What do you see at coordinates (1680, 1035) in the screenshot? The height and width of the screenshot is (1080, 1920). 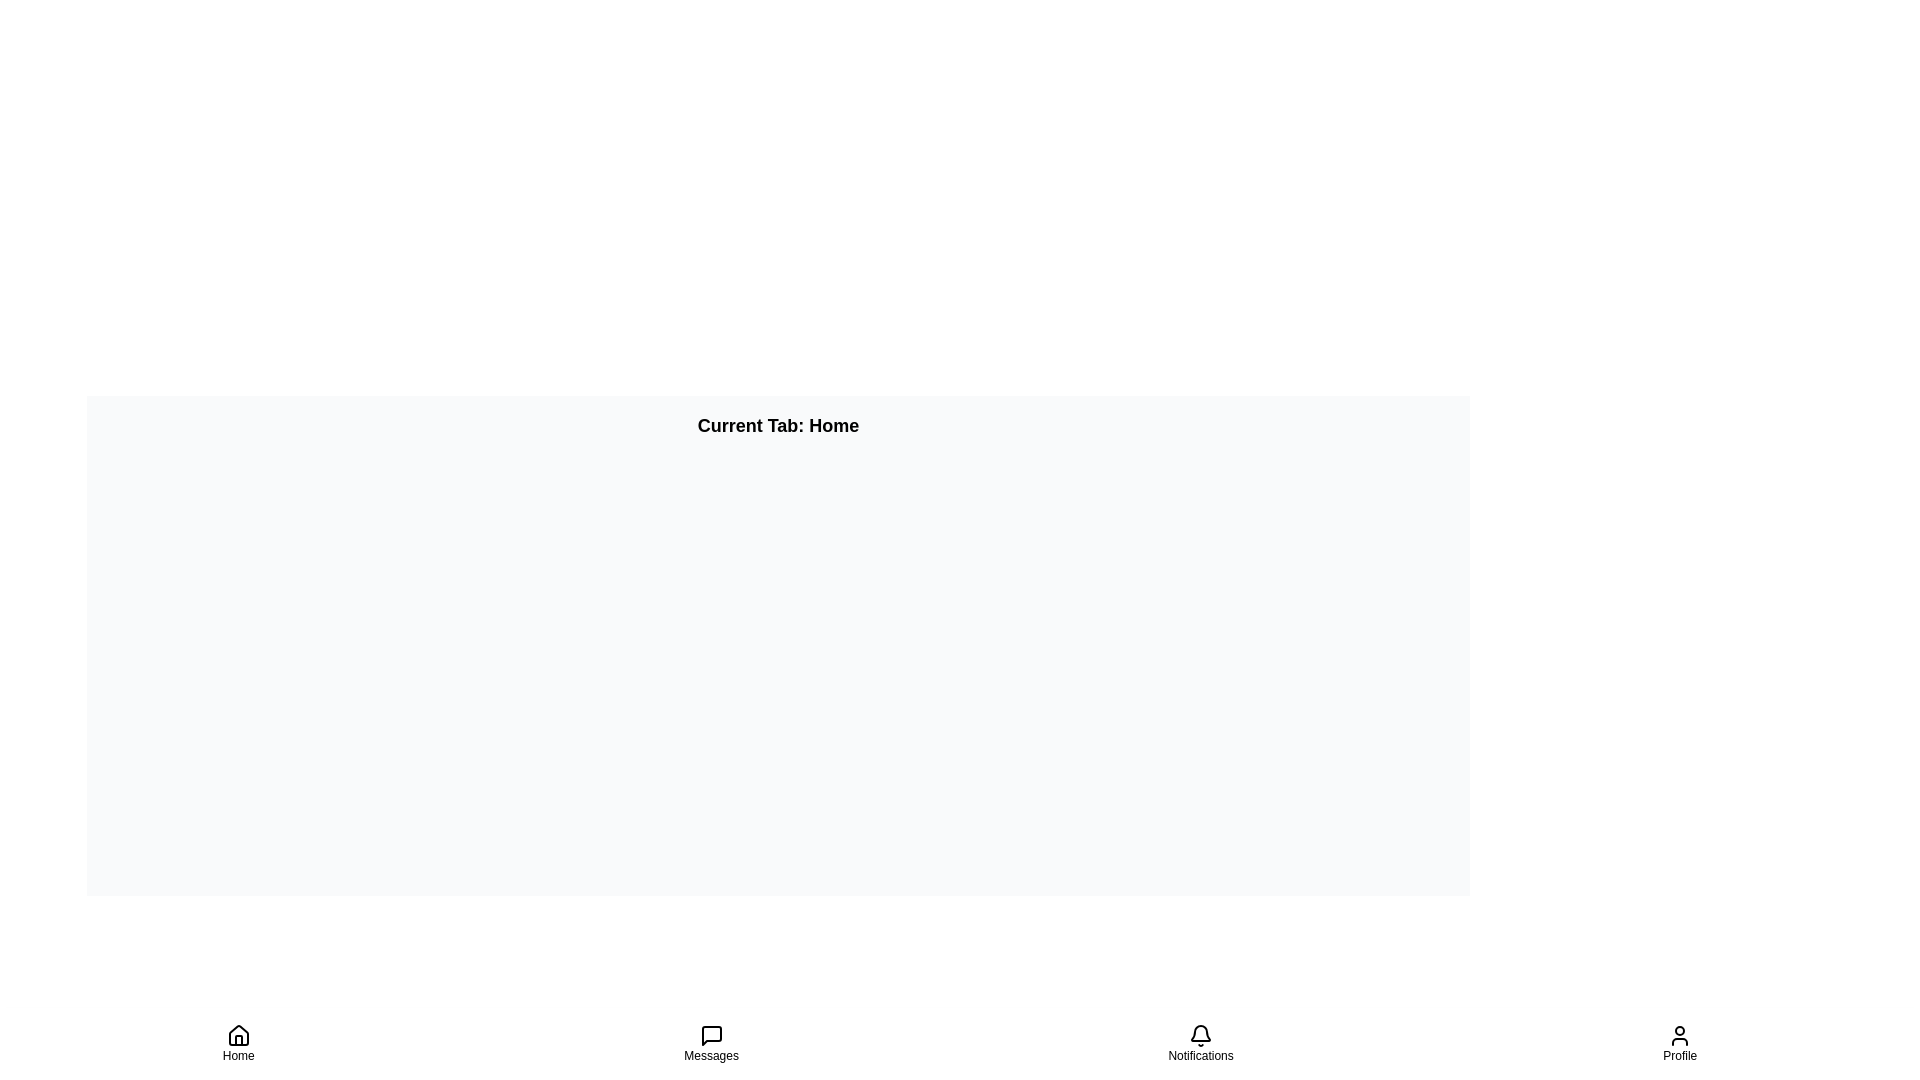 I see `the user icon in the 'Profile' navigation tab` at bounding box center [1680, 1035].